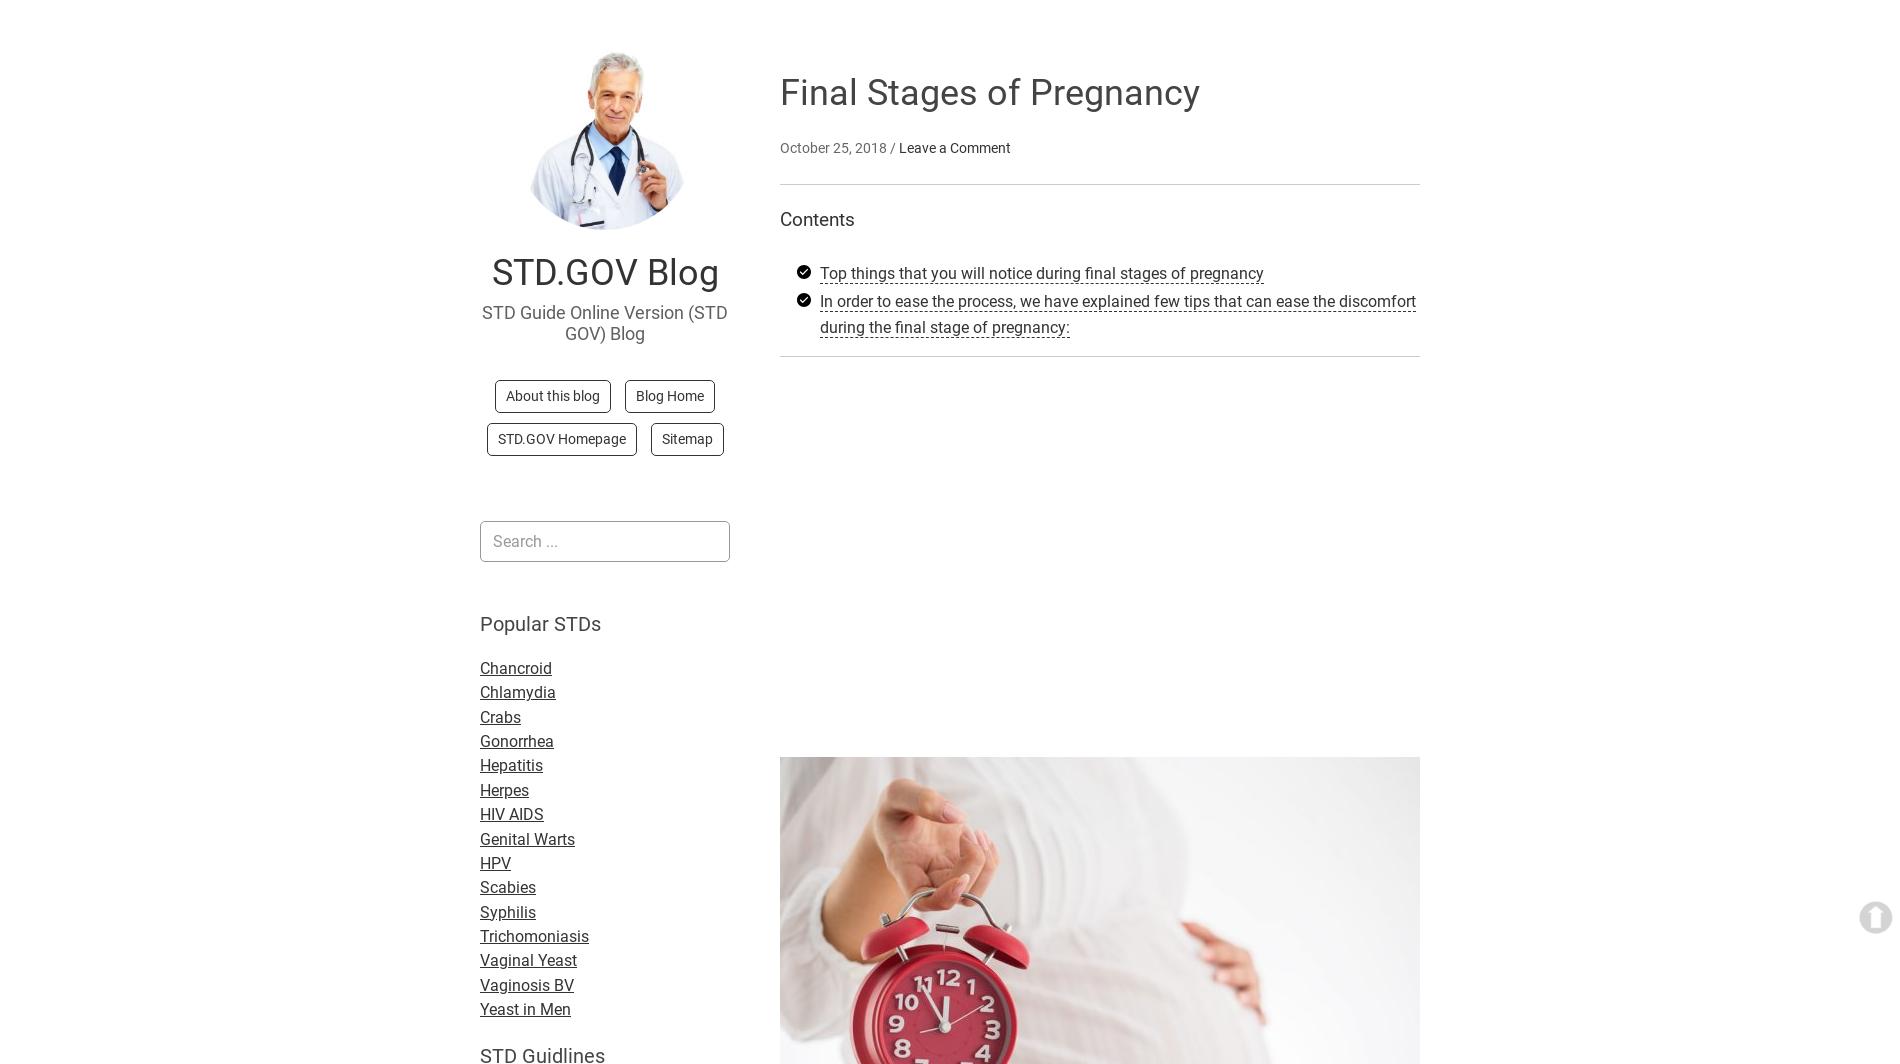  What do you see at coordinates (686, 438) in the screenshot?
I see `'Sitemap'` at bounding box center [686, 438].